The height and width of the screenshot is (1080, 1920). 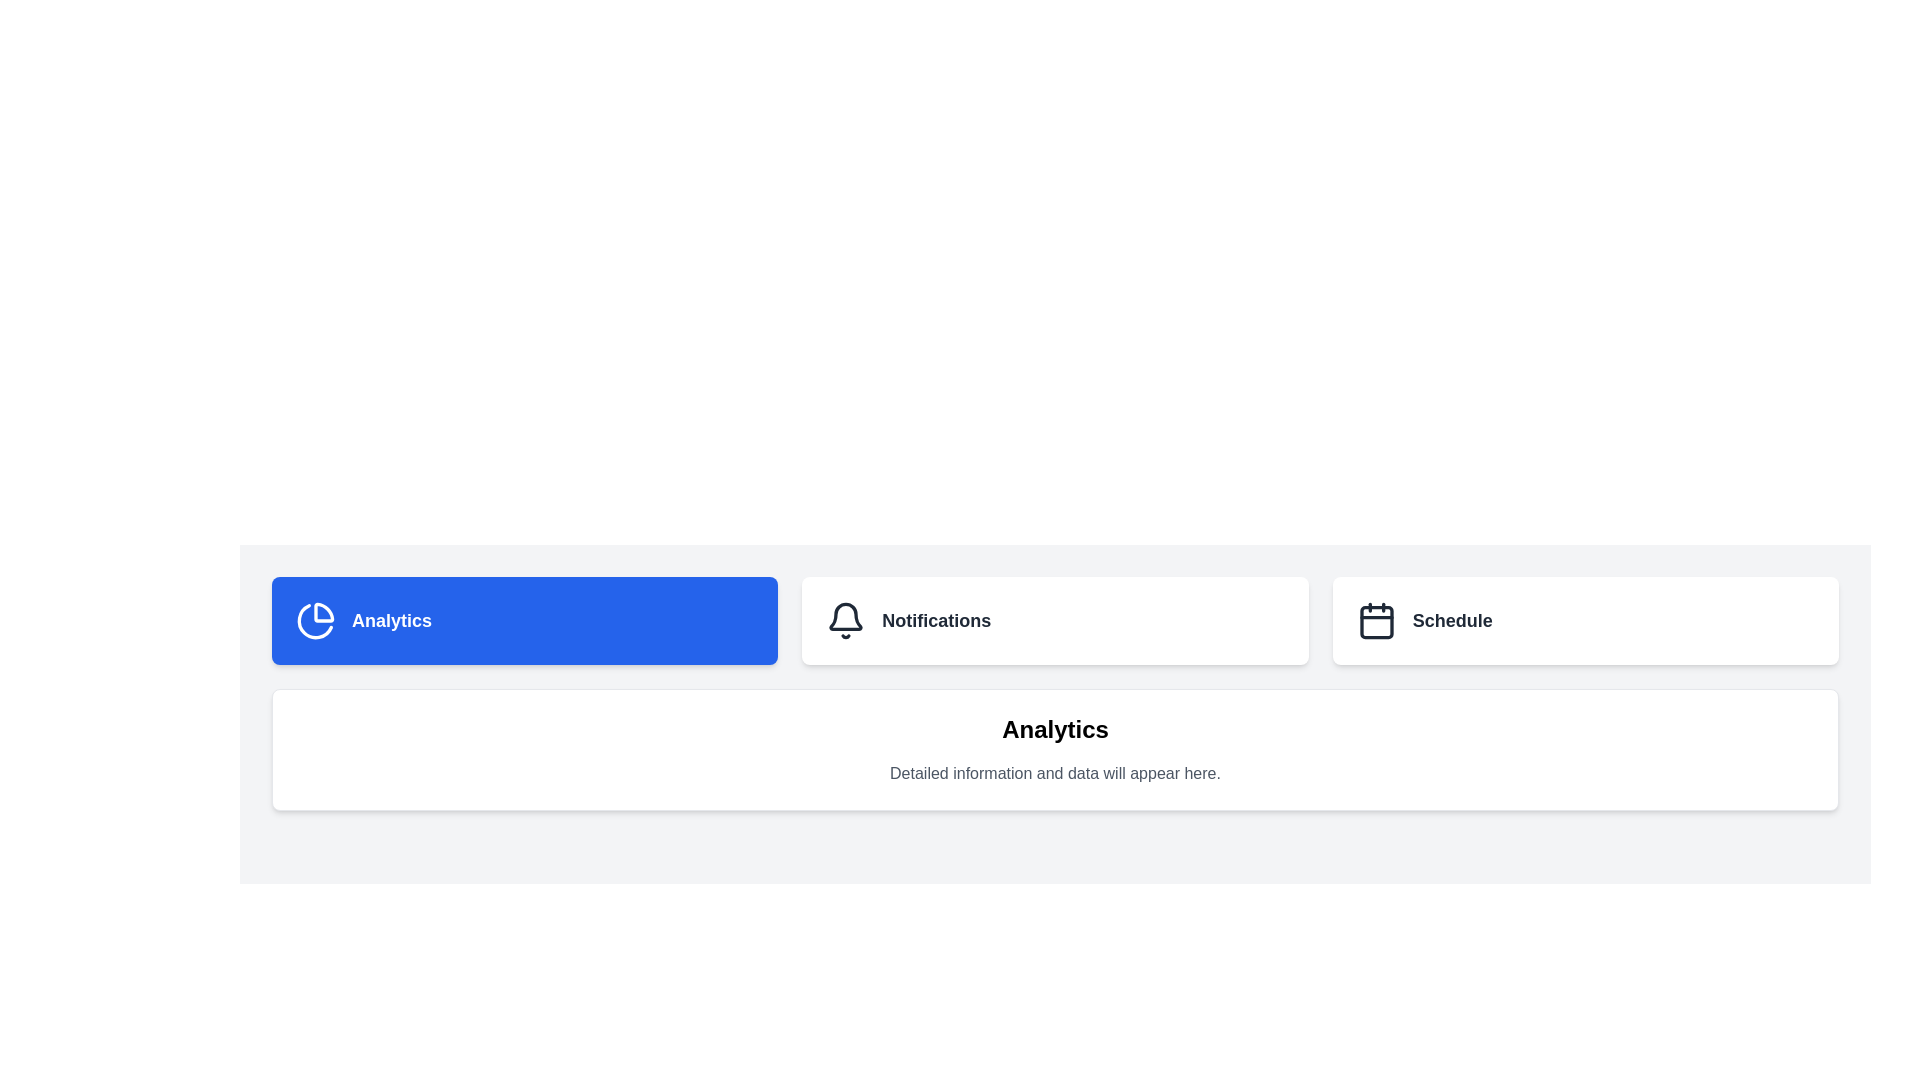 I want to click on the 'Analytics' text label, which is styled prominently in white on a blue background and located next to a pie chart icon, so click(x=392, y=620).